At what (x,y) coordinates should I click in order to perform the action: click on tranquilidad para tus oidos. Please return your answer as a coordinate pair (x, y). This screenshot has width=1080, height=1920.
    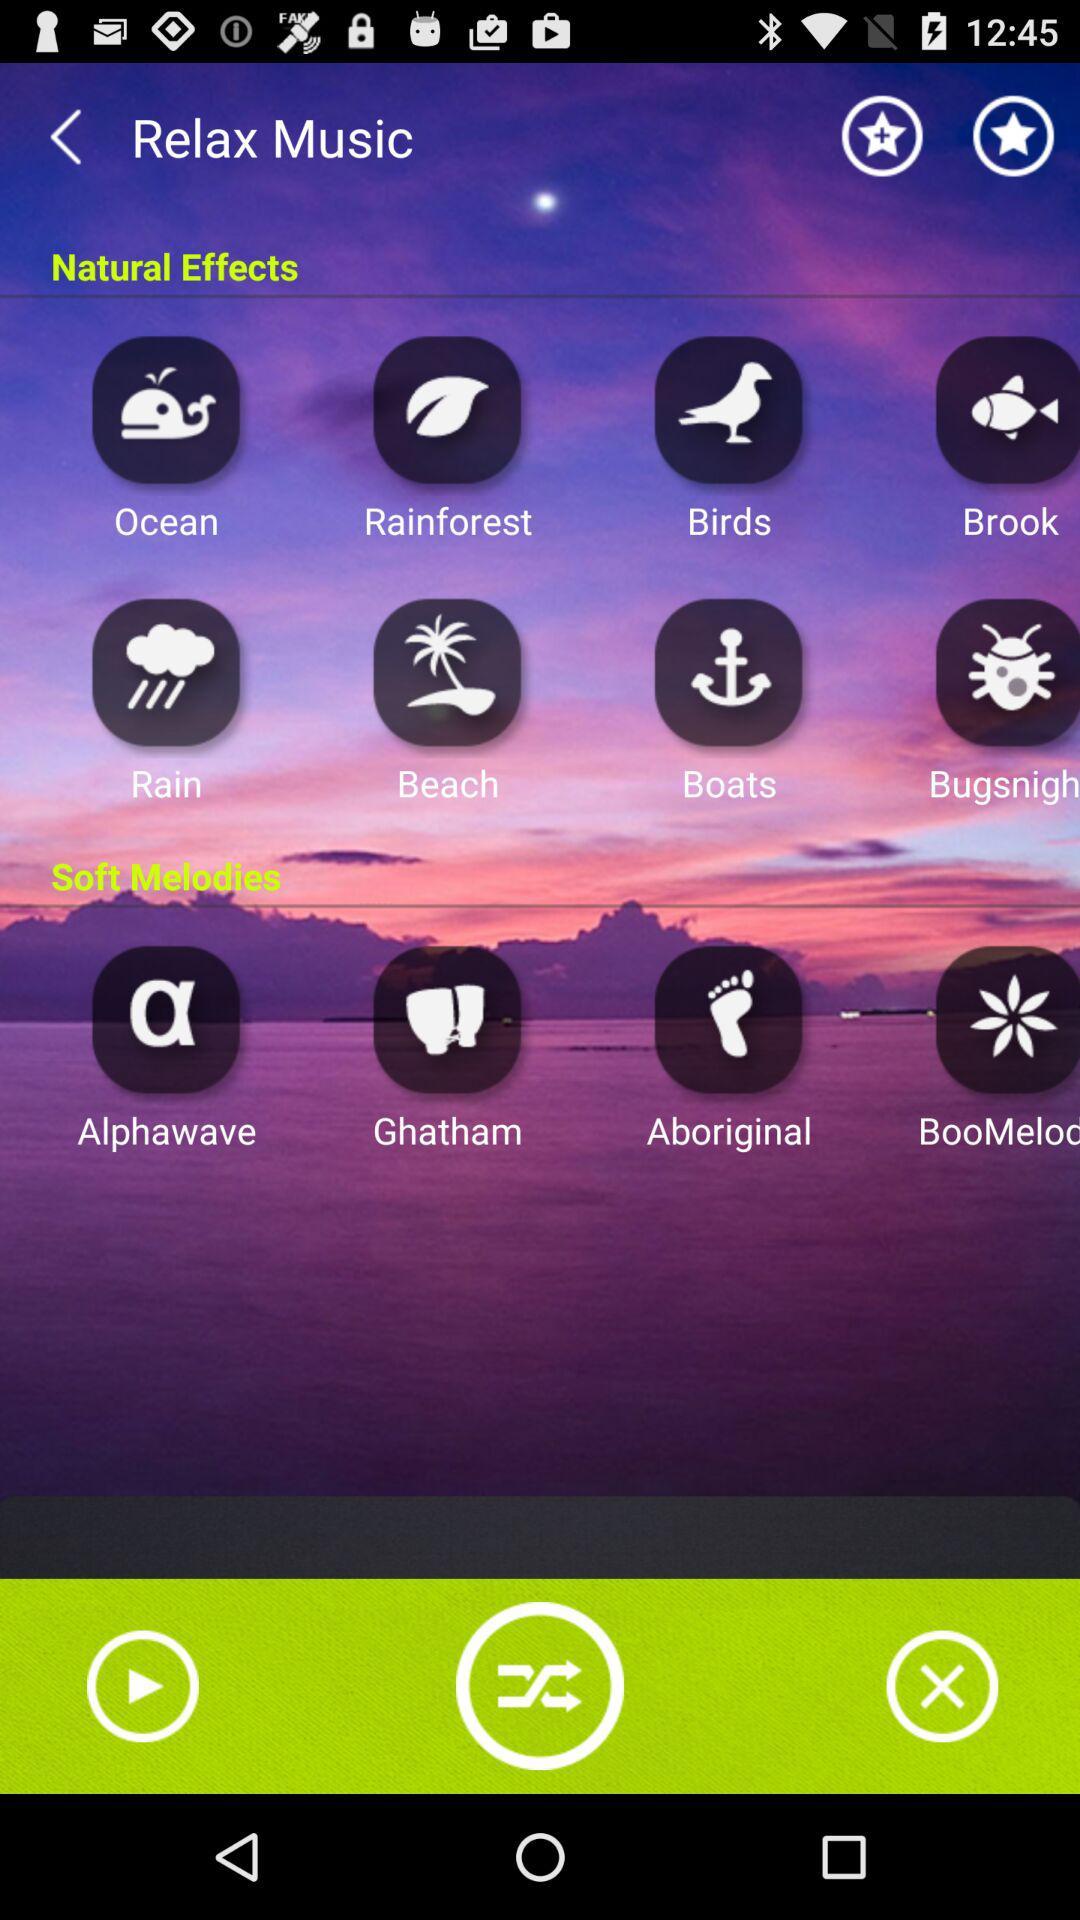
    Looking at the image, I should click on (729, 408).